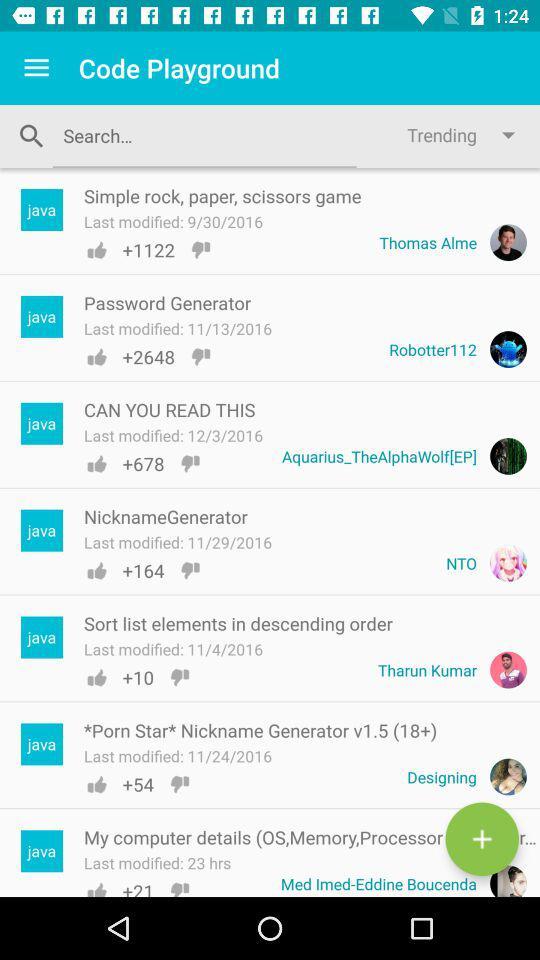 The image size is (540, 960). Describe the element at coordinates (179, 887) in the screenshot. I see `the dislike icon for my computer details` at that location.